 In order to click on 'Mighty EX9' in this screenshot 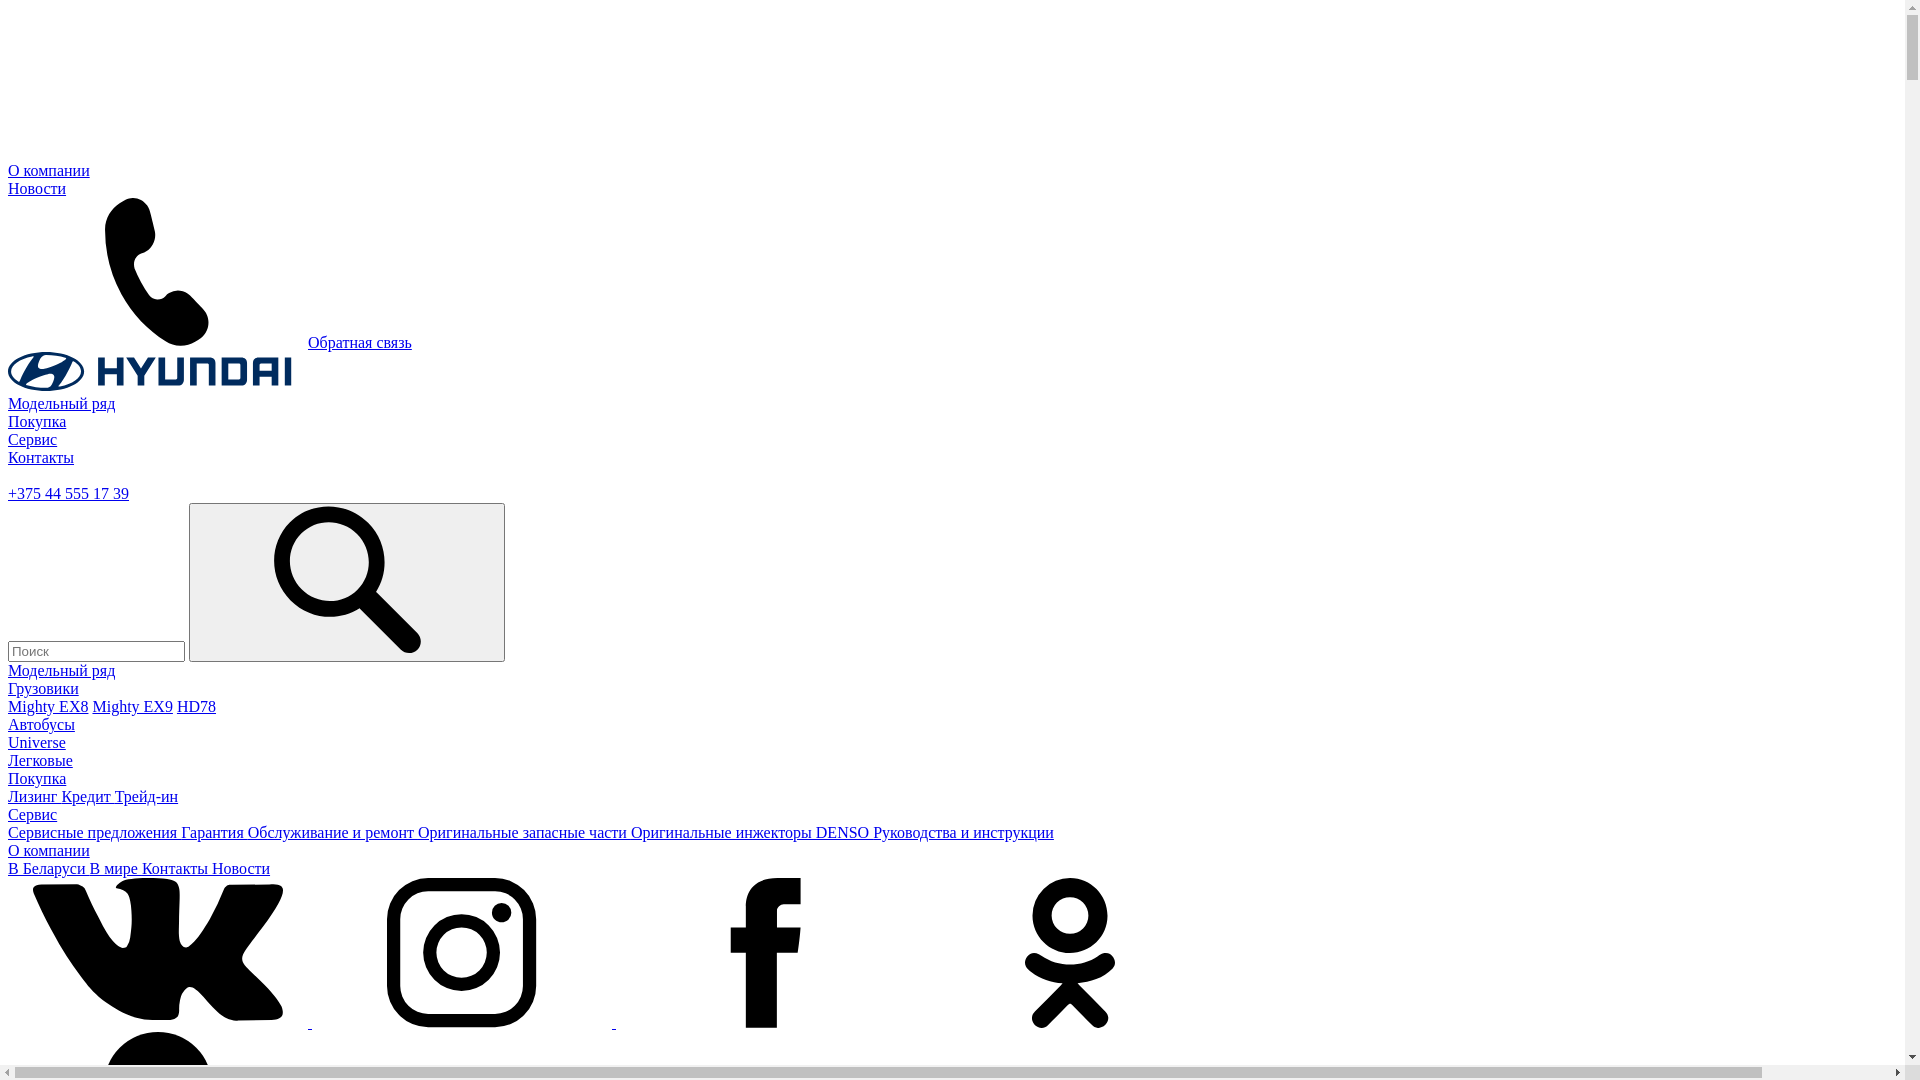, I will do `click(131, 705)`.